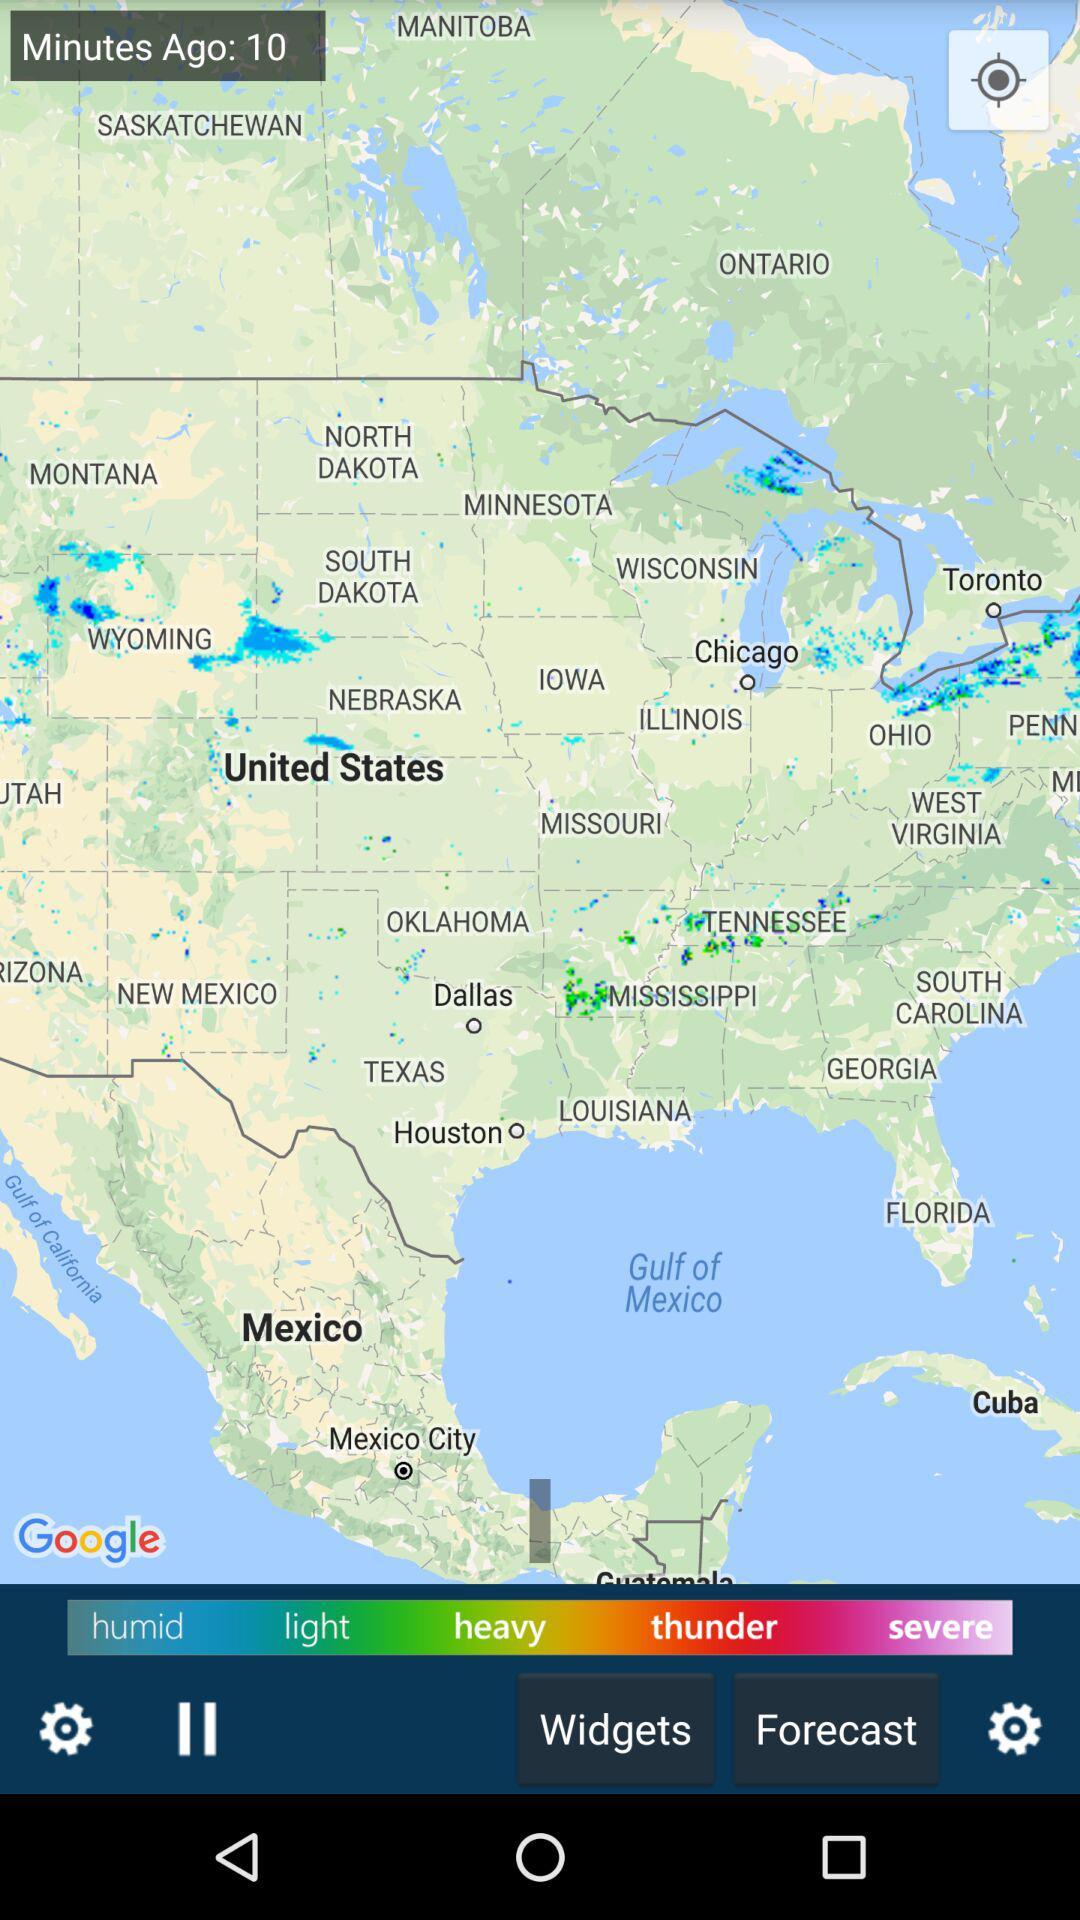 The height and width of the screenshot is (1920, 1080). What do you see at coordinates (64, 1848) in the screenshot?
I see `the settings icon` at bounding box center [64, 1848].